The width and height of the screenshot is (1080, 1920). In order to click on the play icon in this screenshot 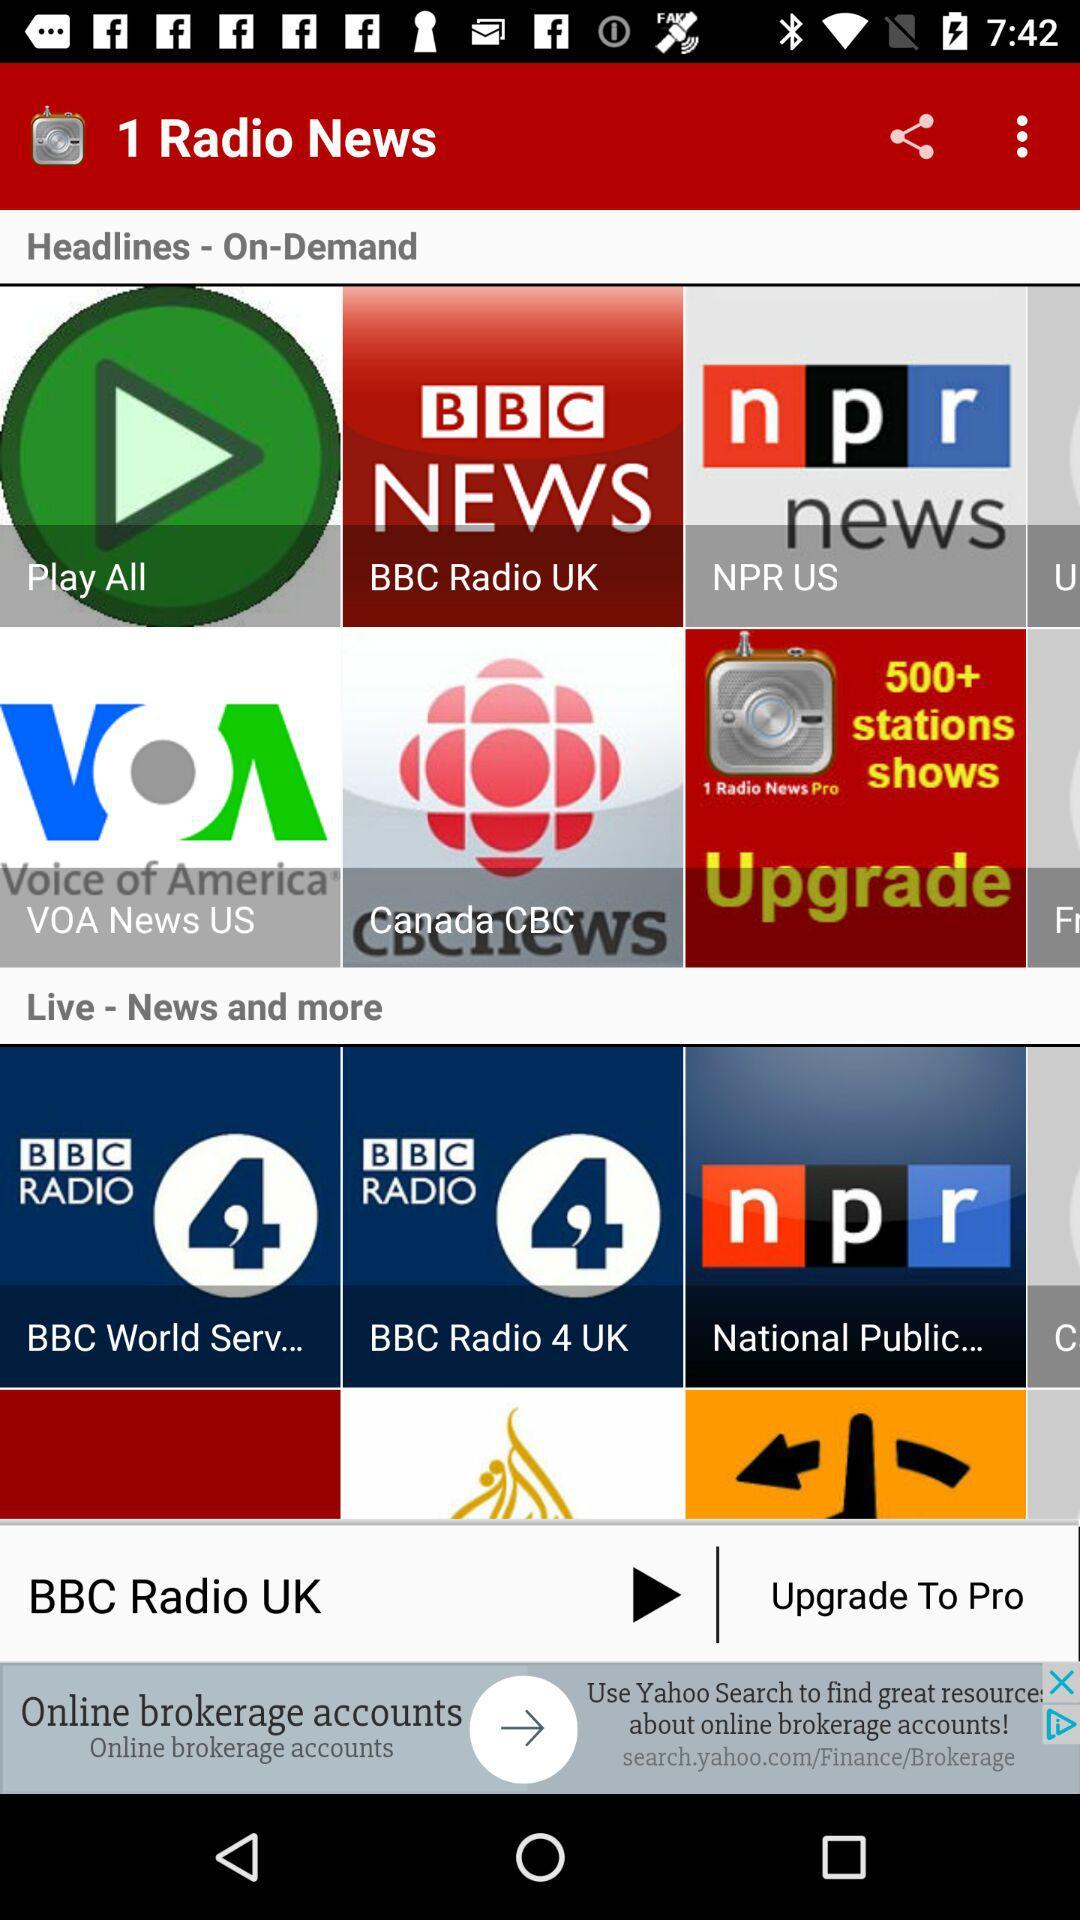, I will do `click(657, 1593)`.